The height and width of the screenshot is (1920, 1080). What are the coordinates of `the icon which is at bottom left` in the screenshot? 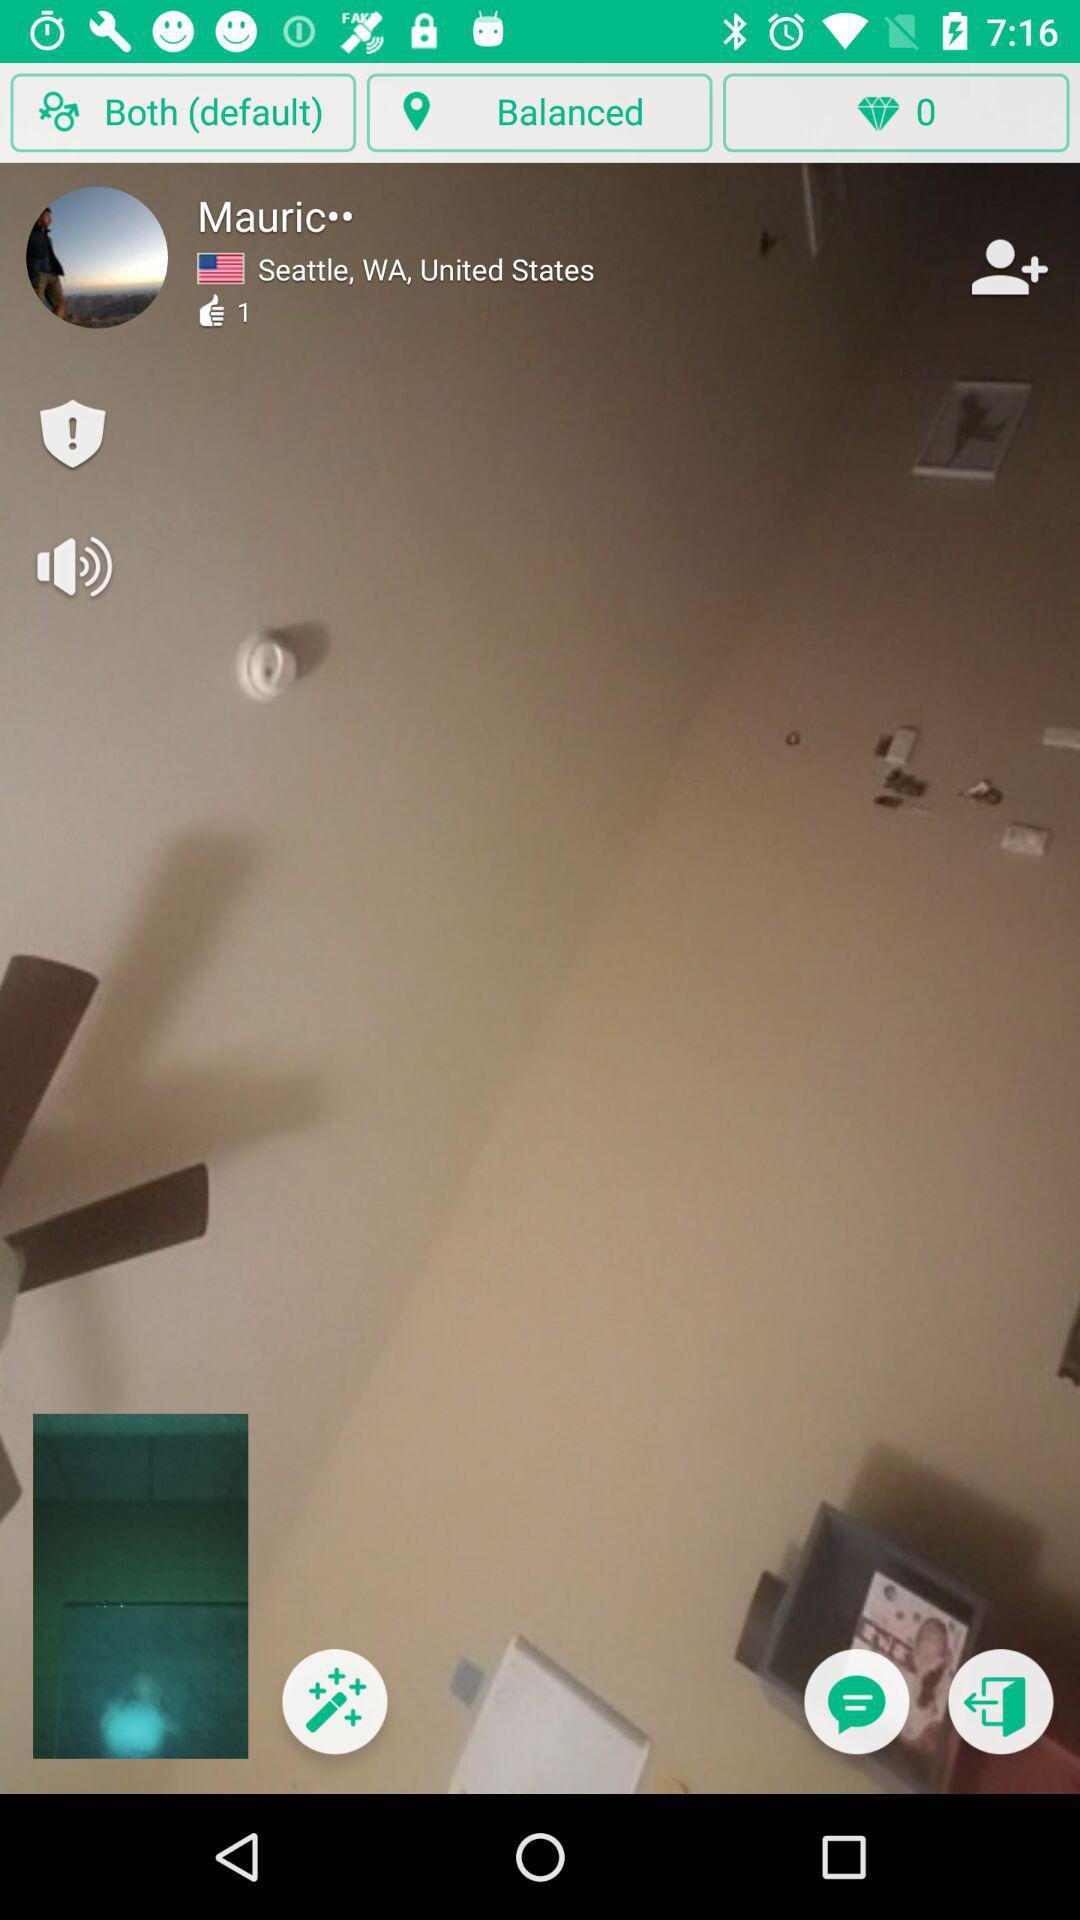 It's located at (334, 1713).